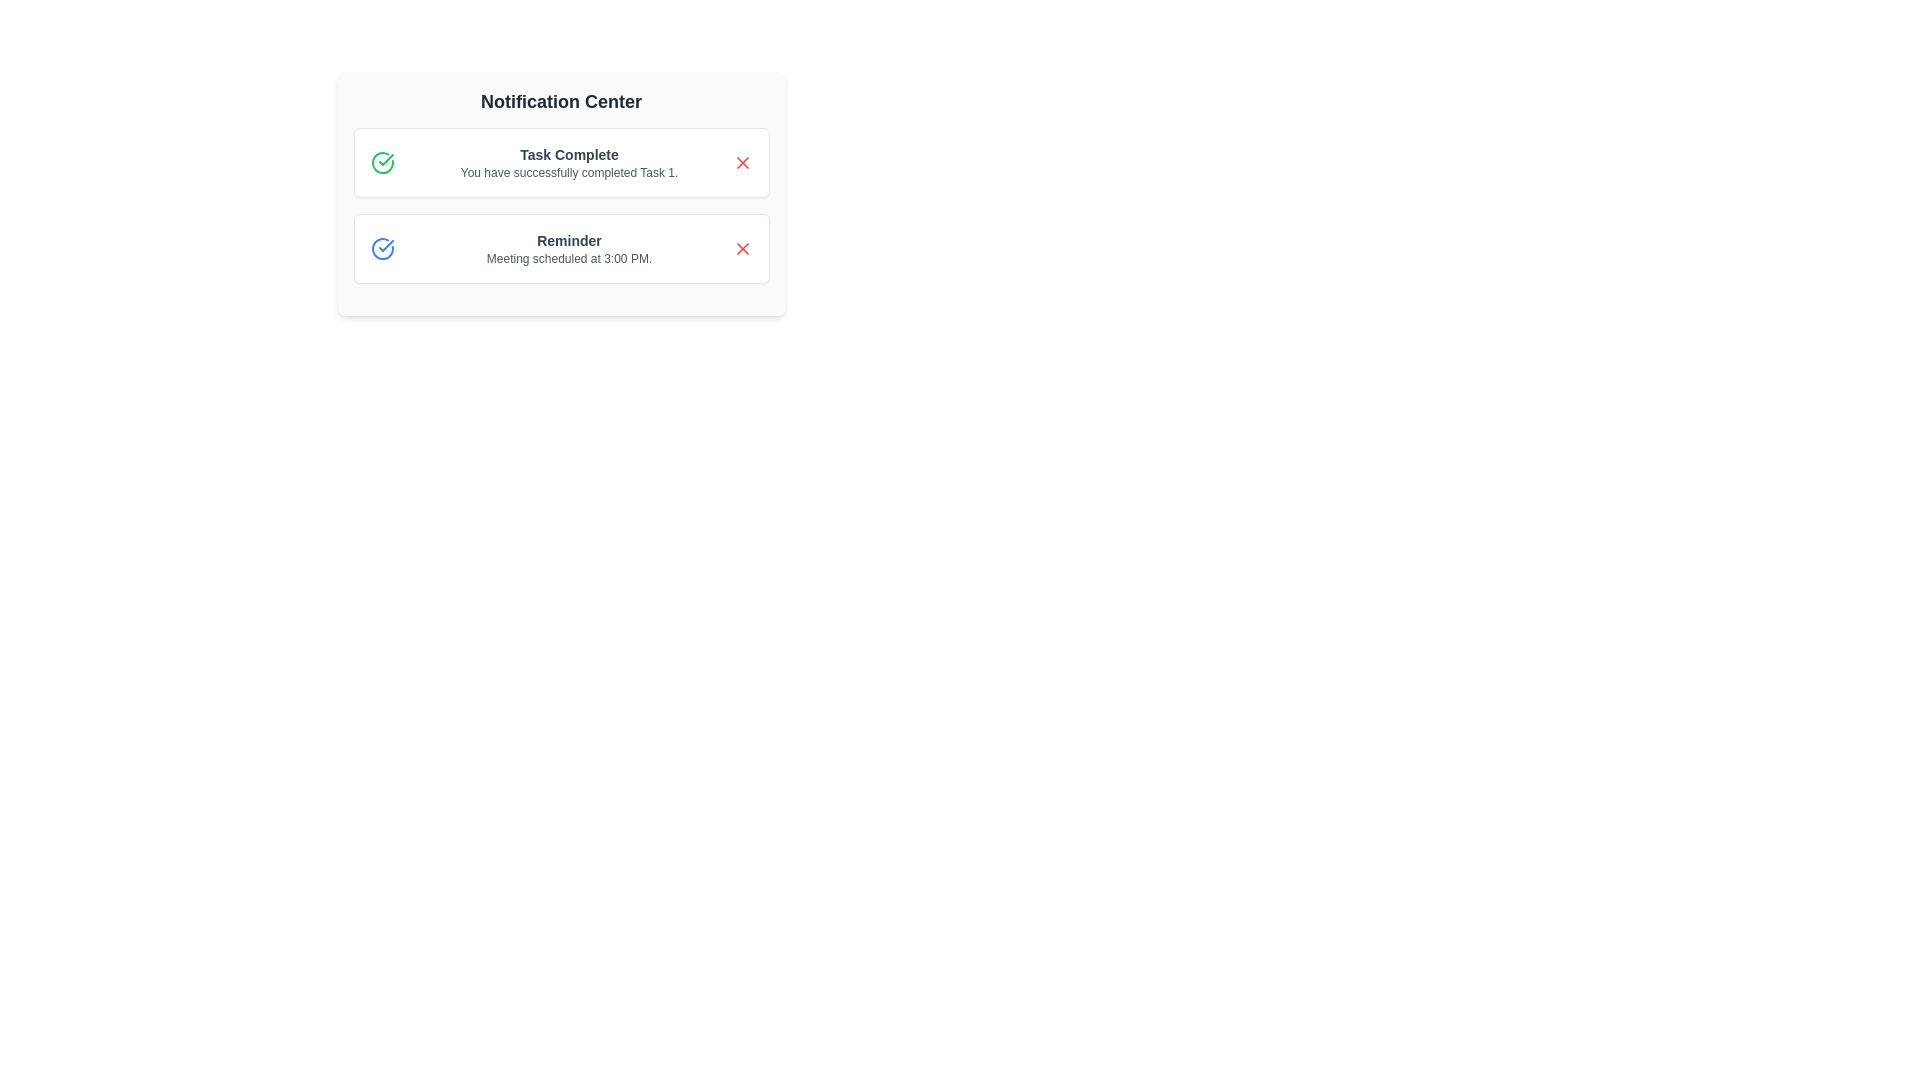  Describe the element at coordinates (382, 248) in the screenshot. I see `the circular blue icon with a check mark located to the left of the text 'Reminder'` at that location.